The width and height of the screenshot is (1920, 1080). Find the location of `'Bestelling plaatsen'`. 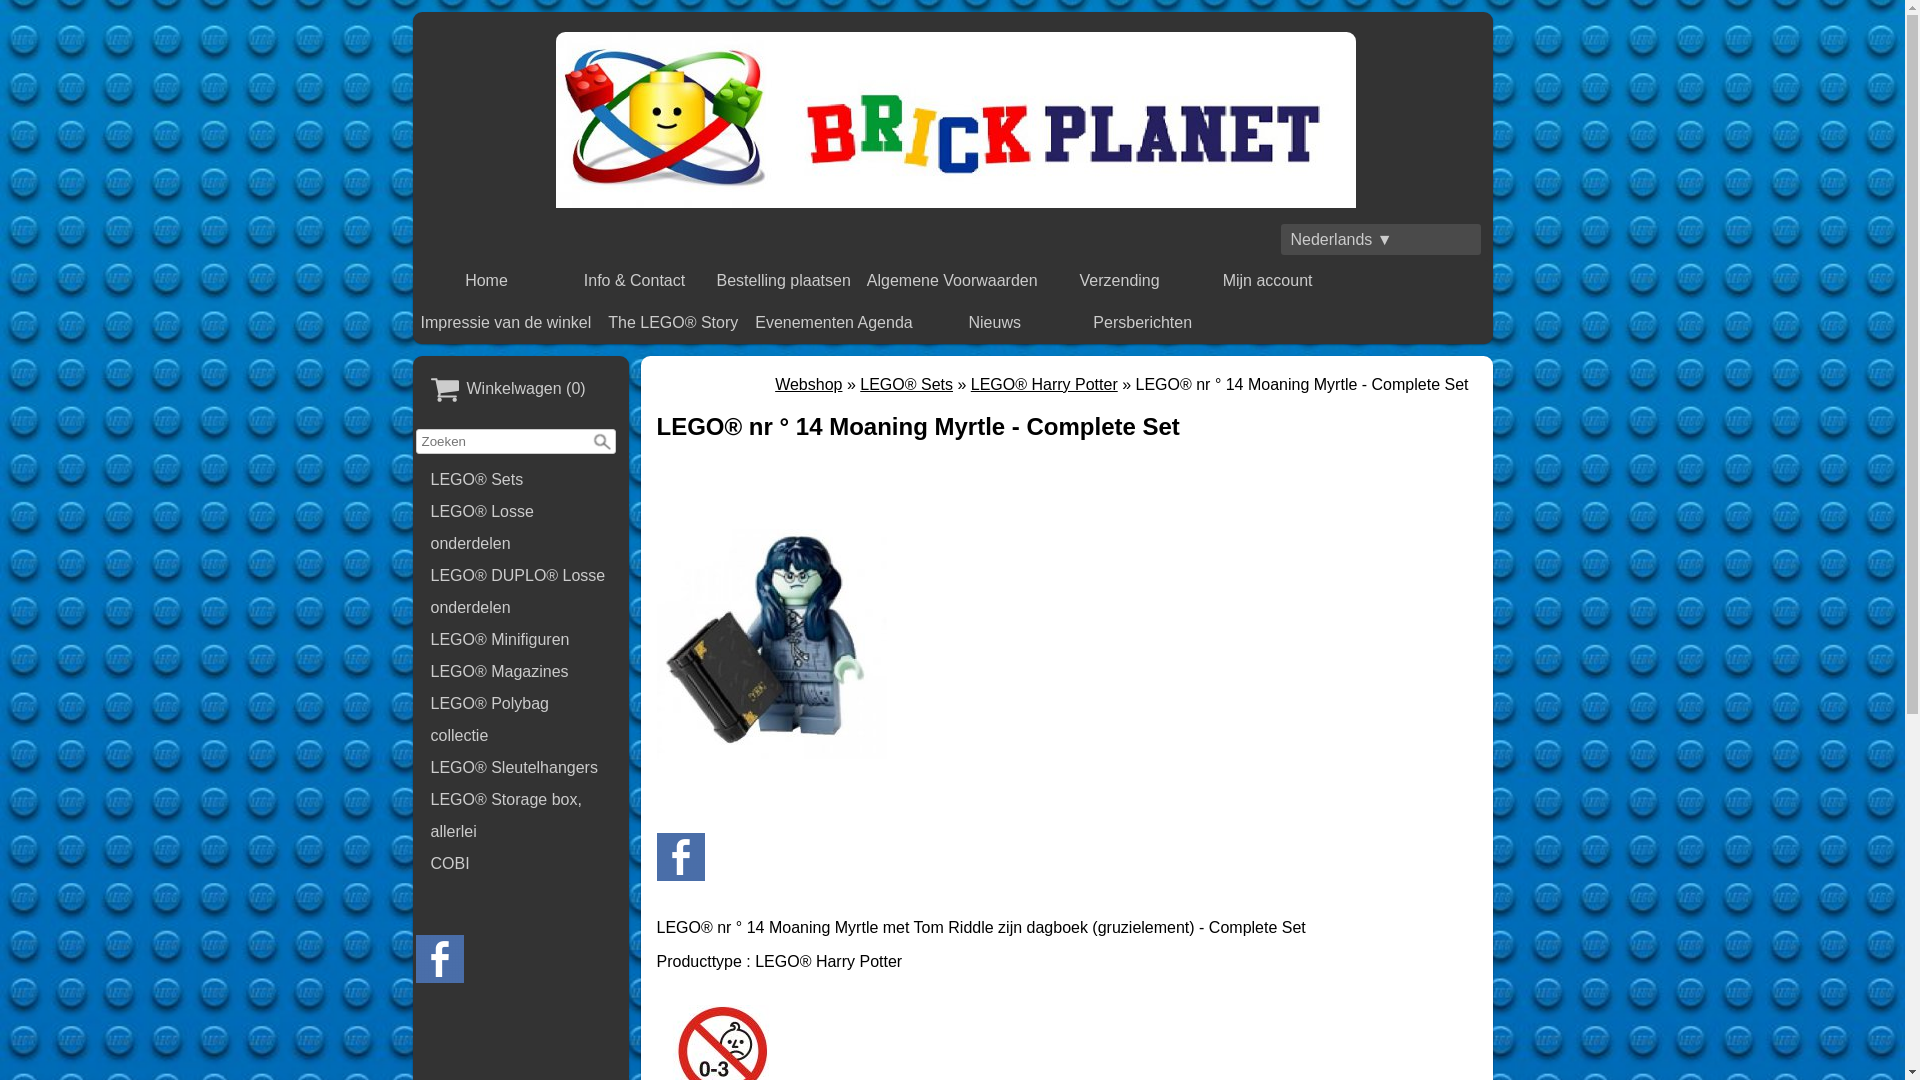

'Bestelling plaatsen' is located at coordinates (782, 281).